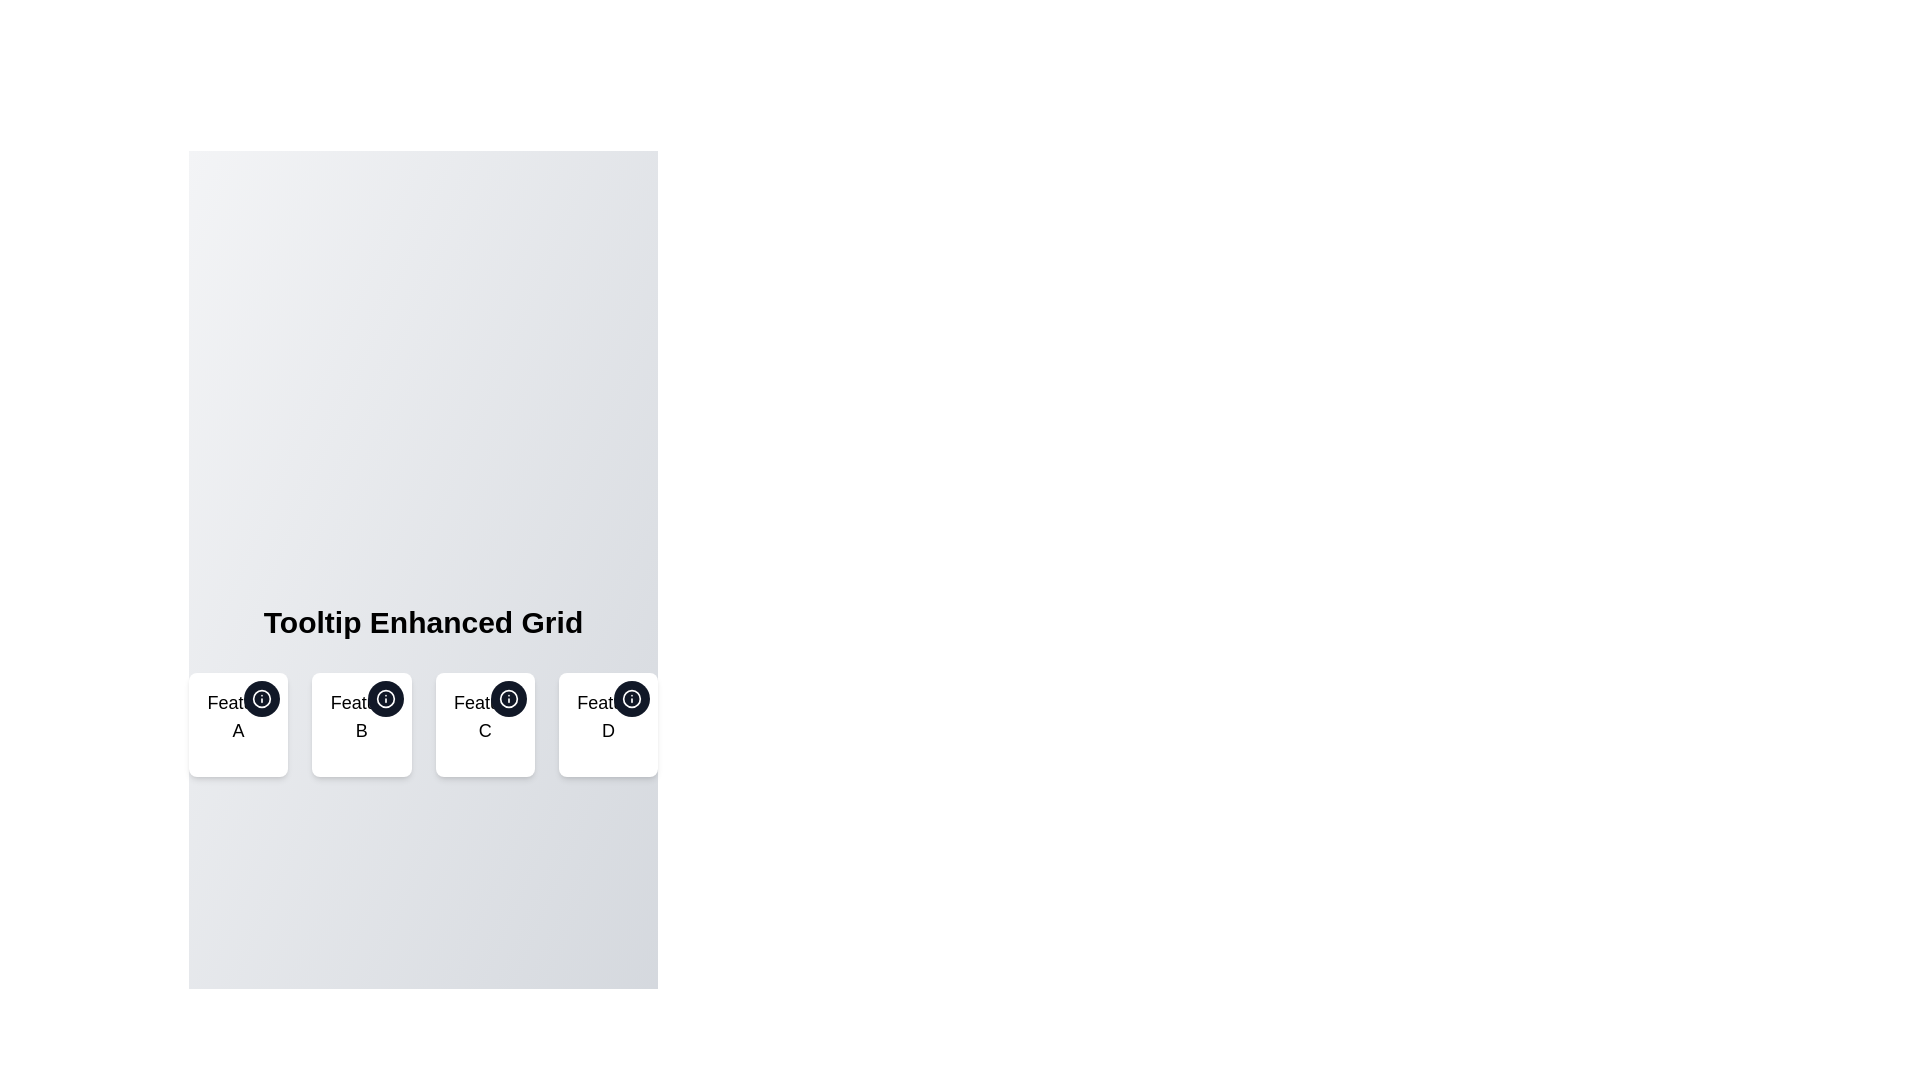 This screenshot has width=1920, height=1080. Describe the element at coordinates (261, 697) in the screenshot. I see `the circular status indicator icon associated with 'Feat A' located at the bottom of the grid` at that location.